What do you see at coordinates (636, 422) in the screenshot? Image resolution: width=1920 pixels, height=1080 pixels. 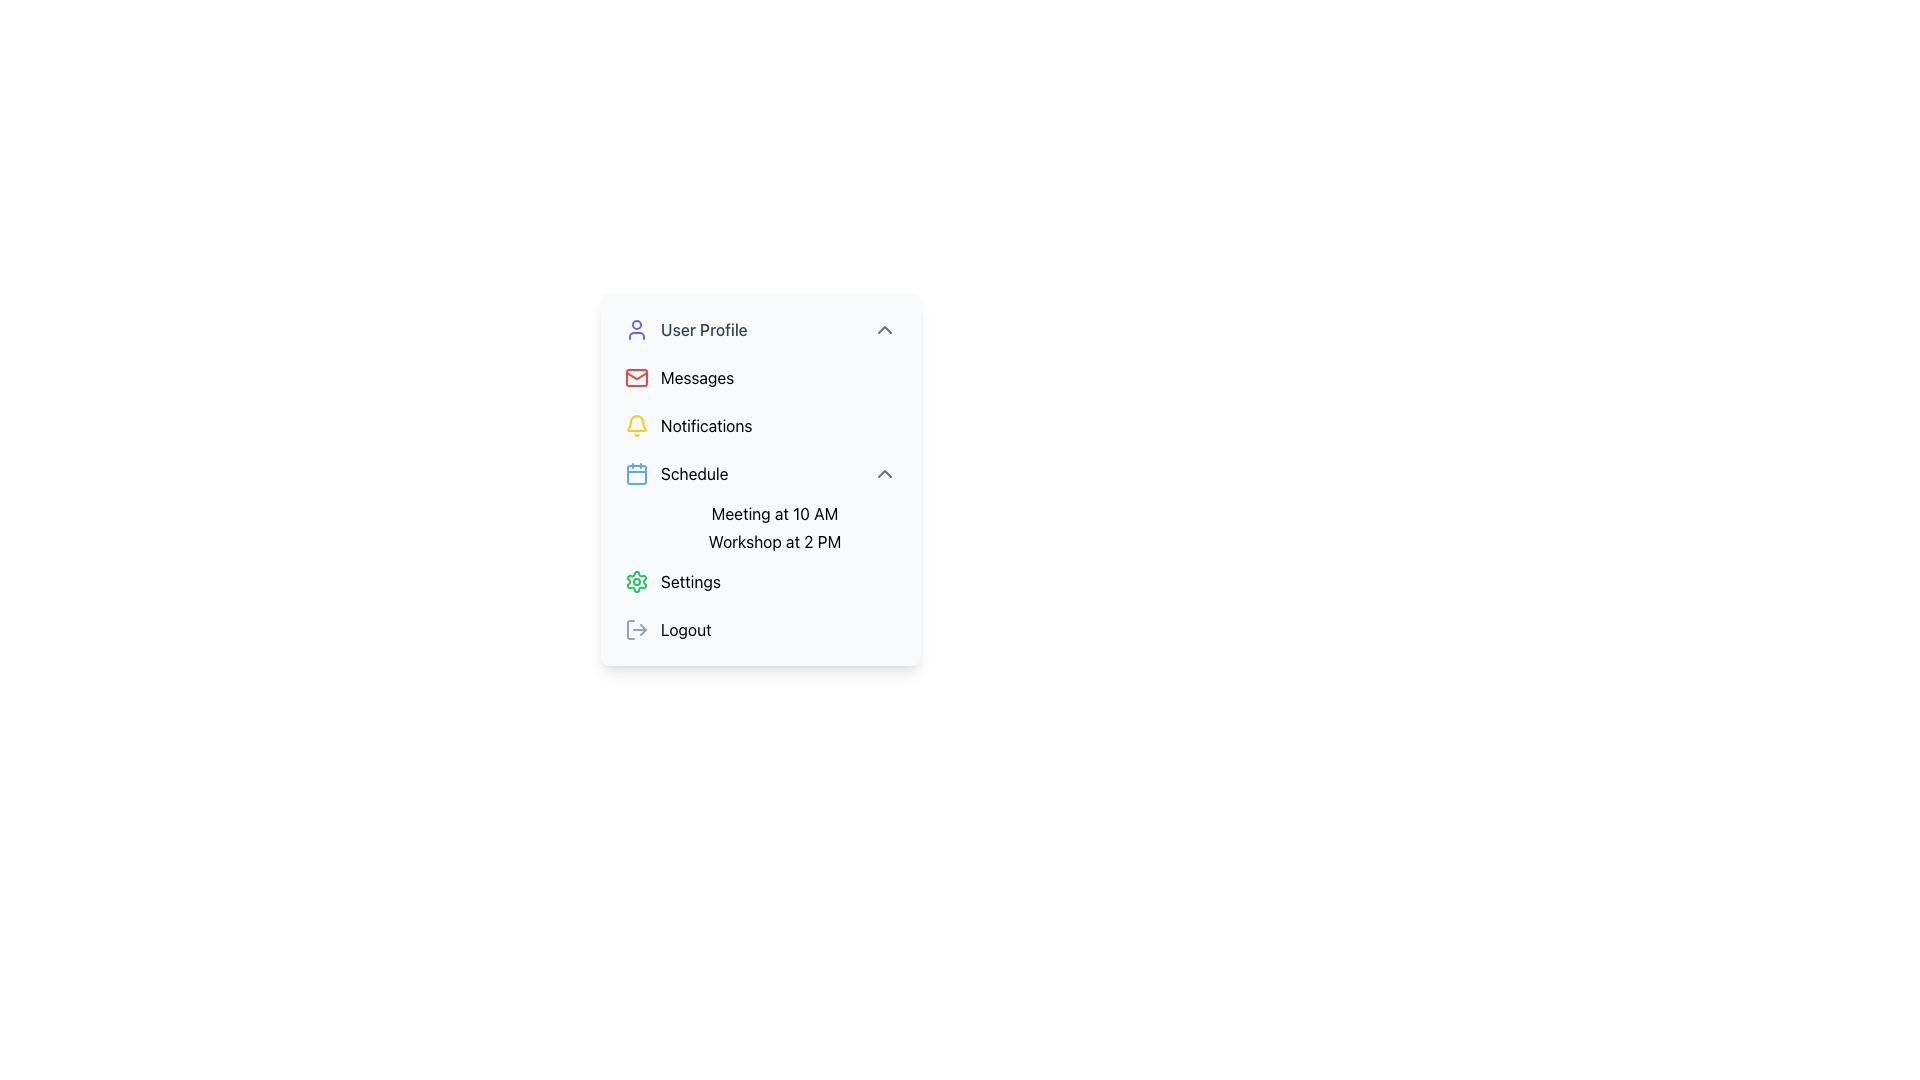 I see `the bell icon` at bounding box center [636, 422].